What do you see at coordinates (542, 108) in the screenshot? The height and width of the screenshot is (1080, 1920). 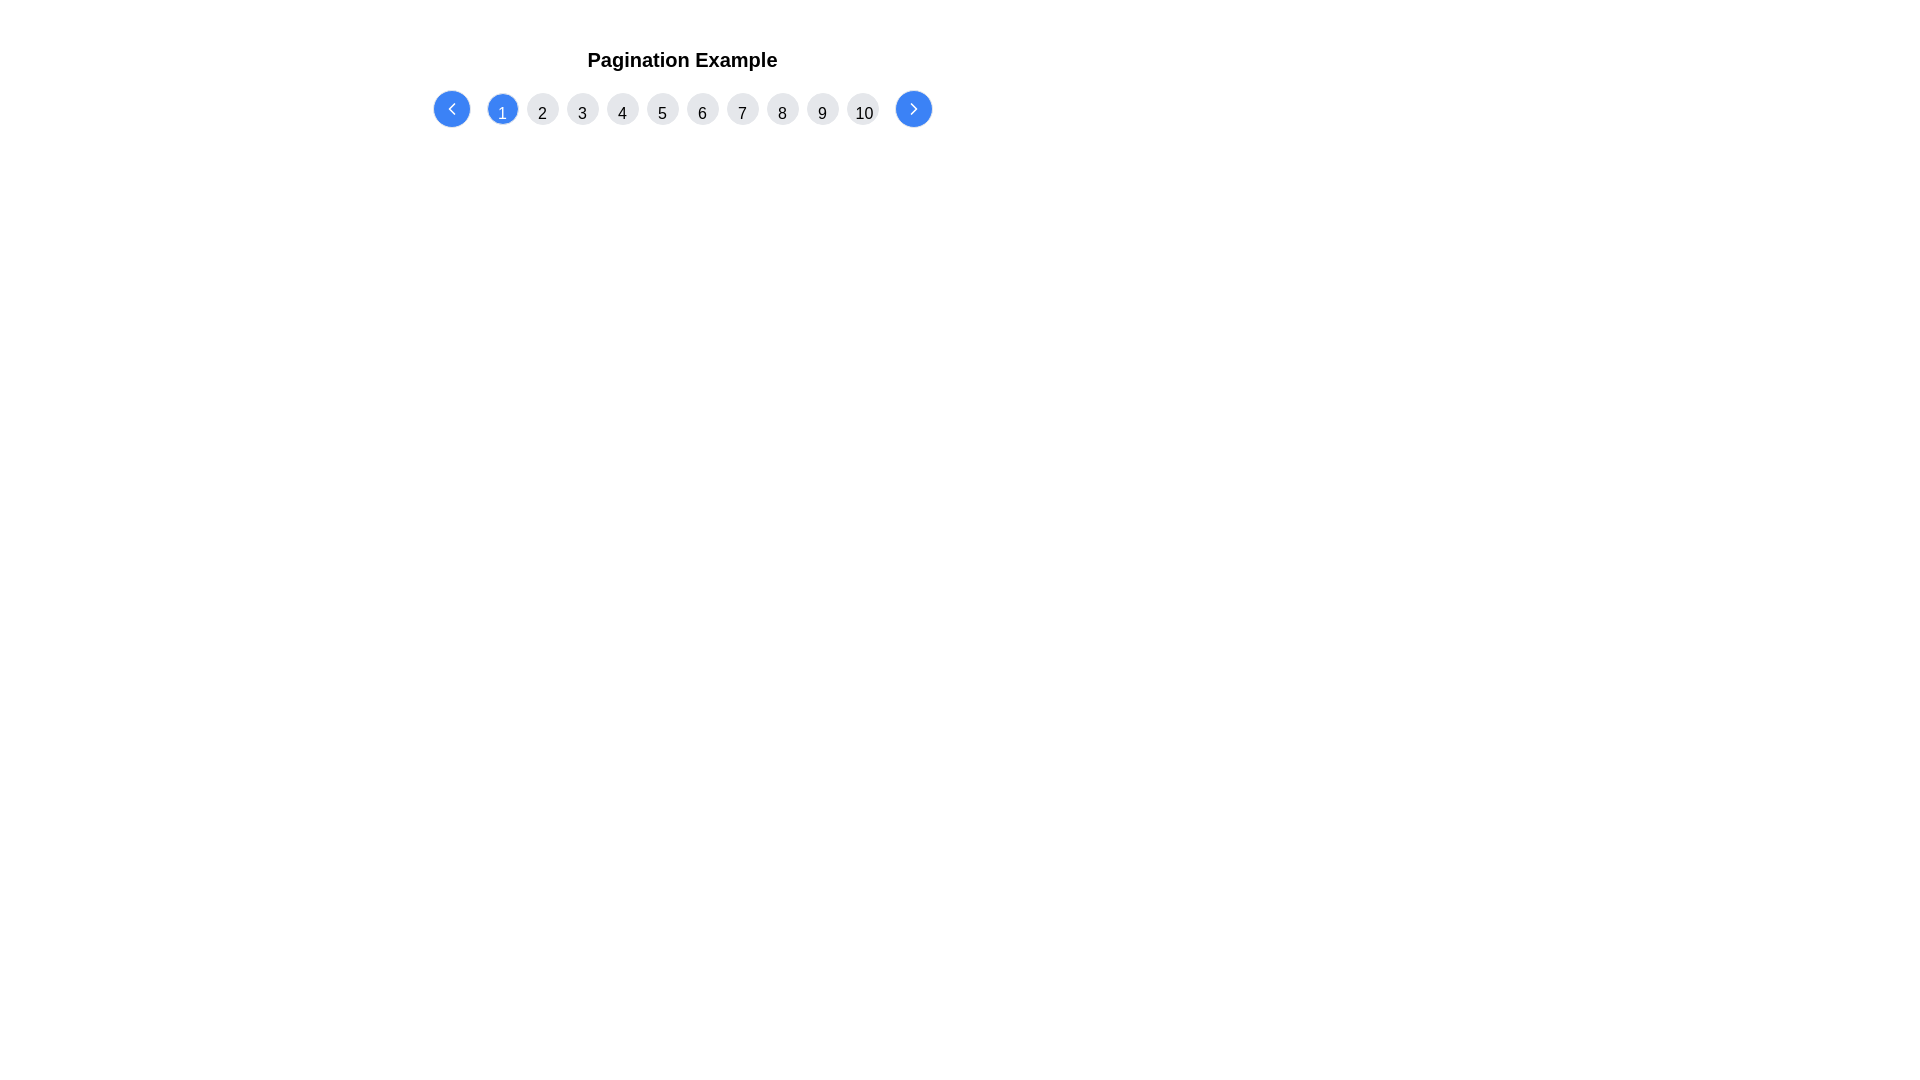 I see `the circular button labeled '2' to change its background color` at bounding box center [542, 108].